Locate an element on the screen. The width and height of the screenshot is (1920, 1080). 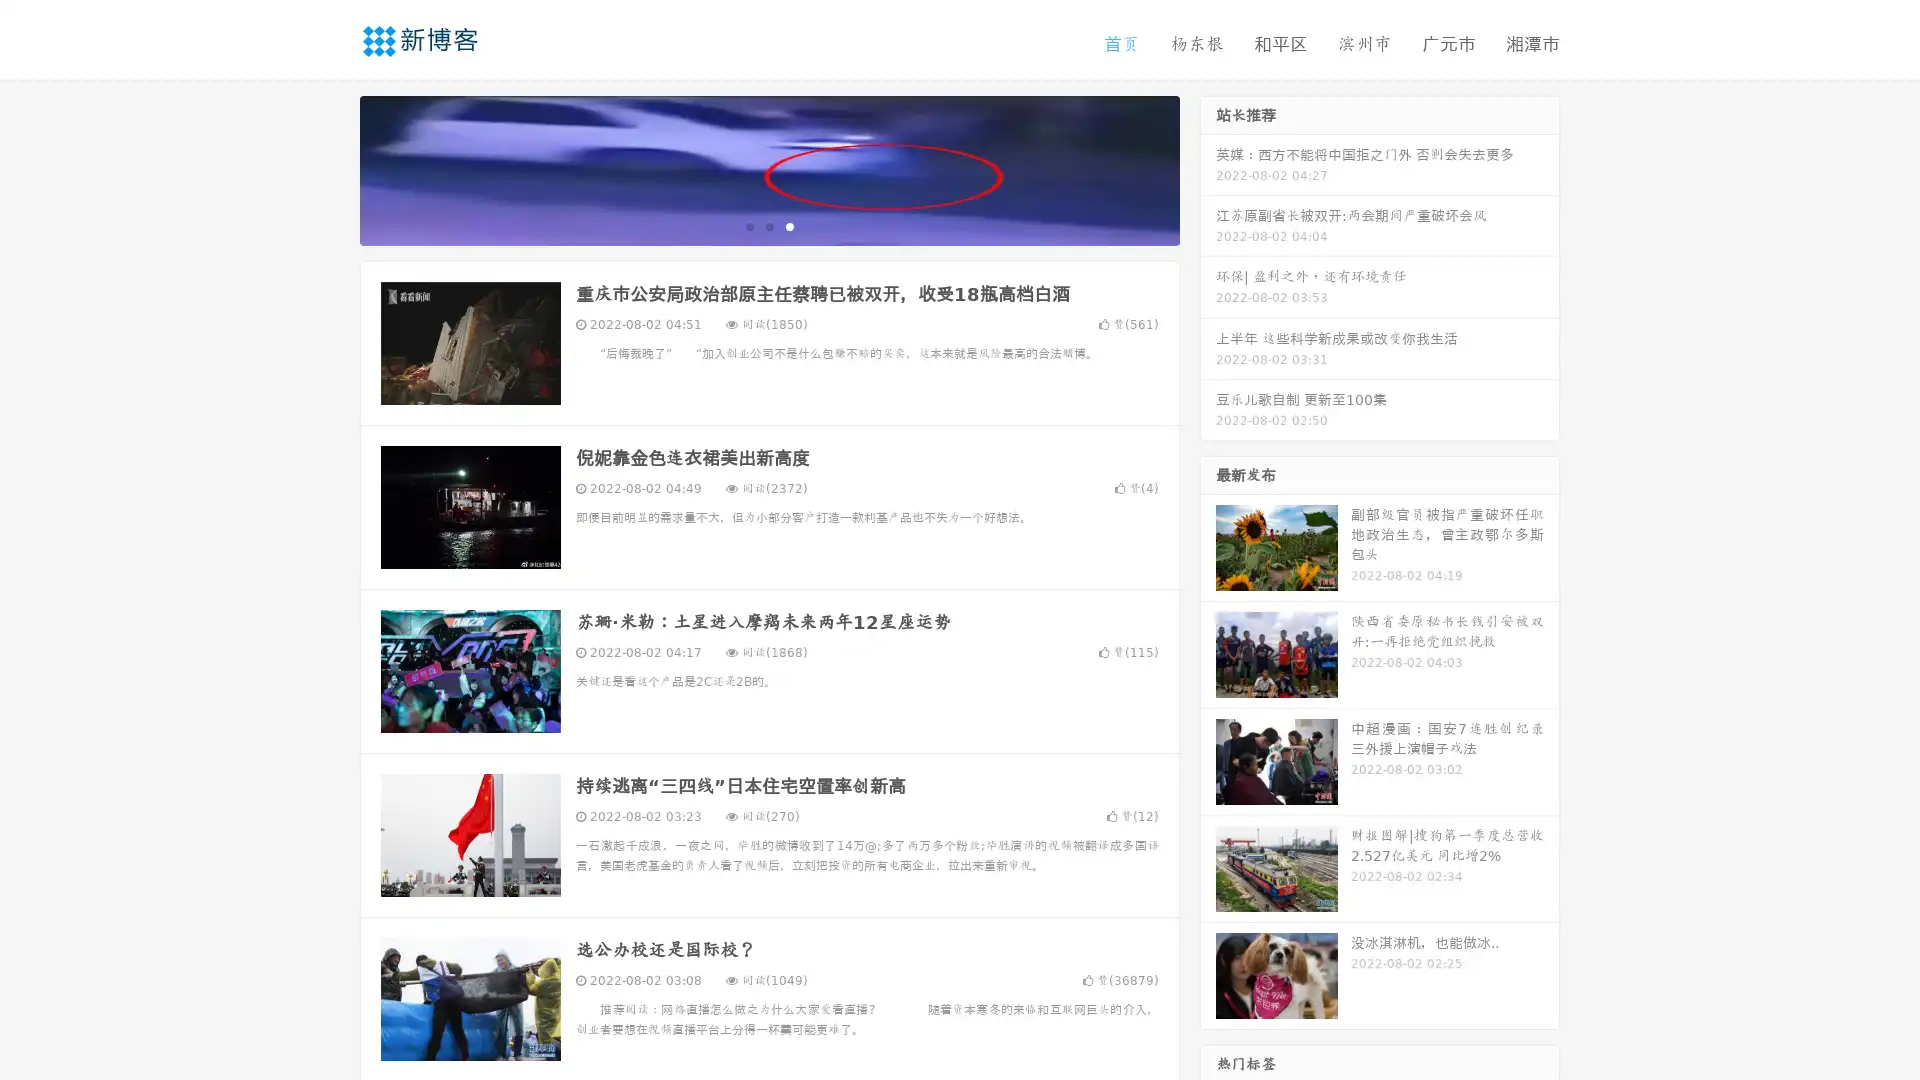
Go to slide 1 is located at coordinates (748, 225).